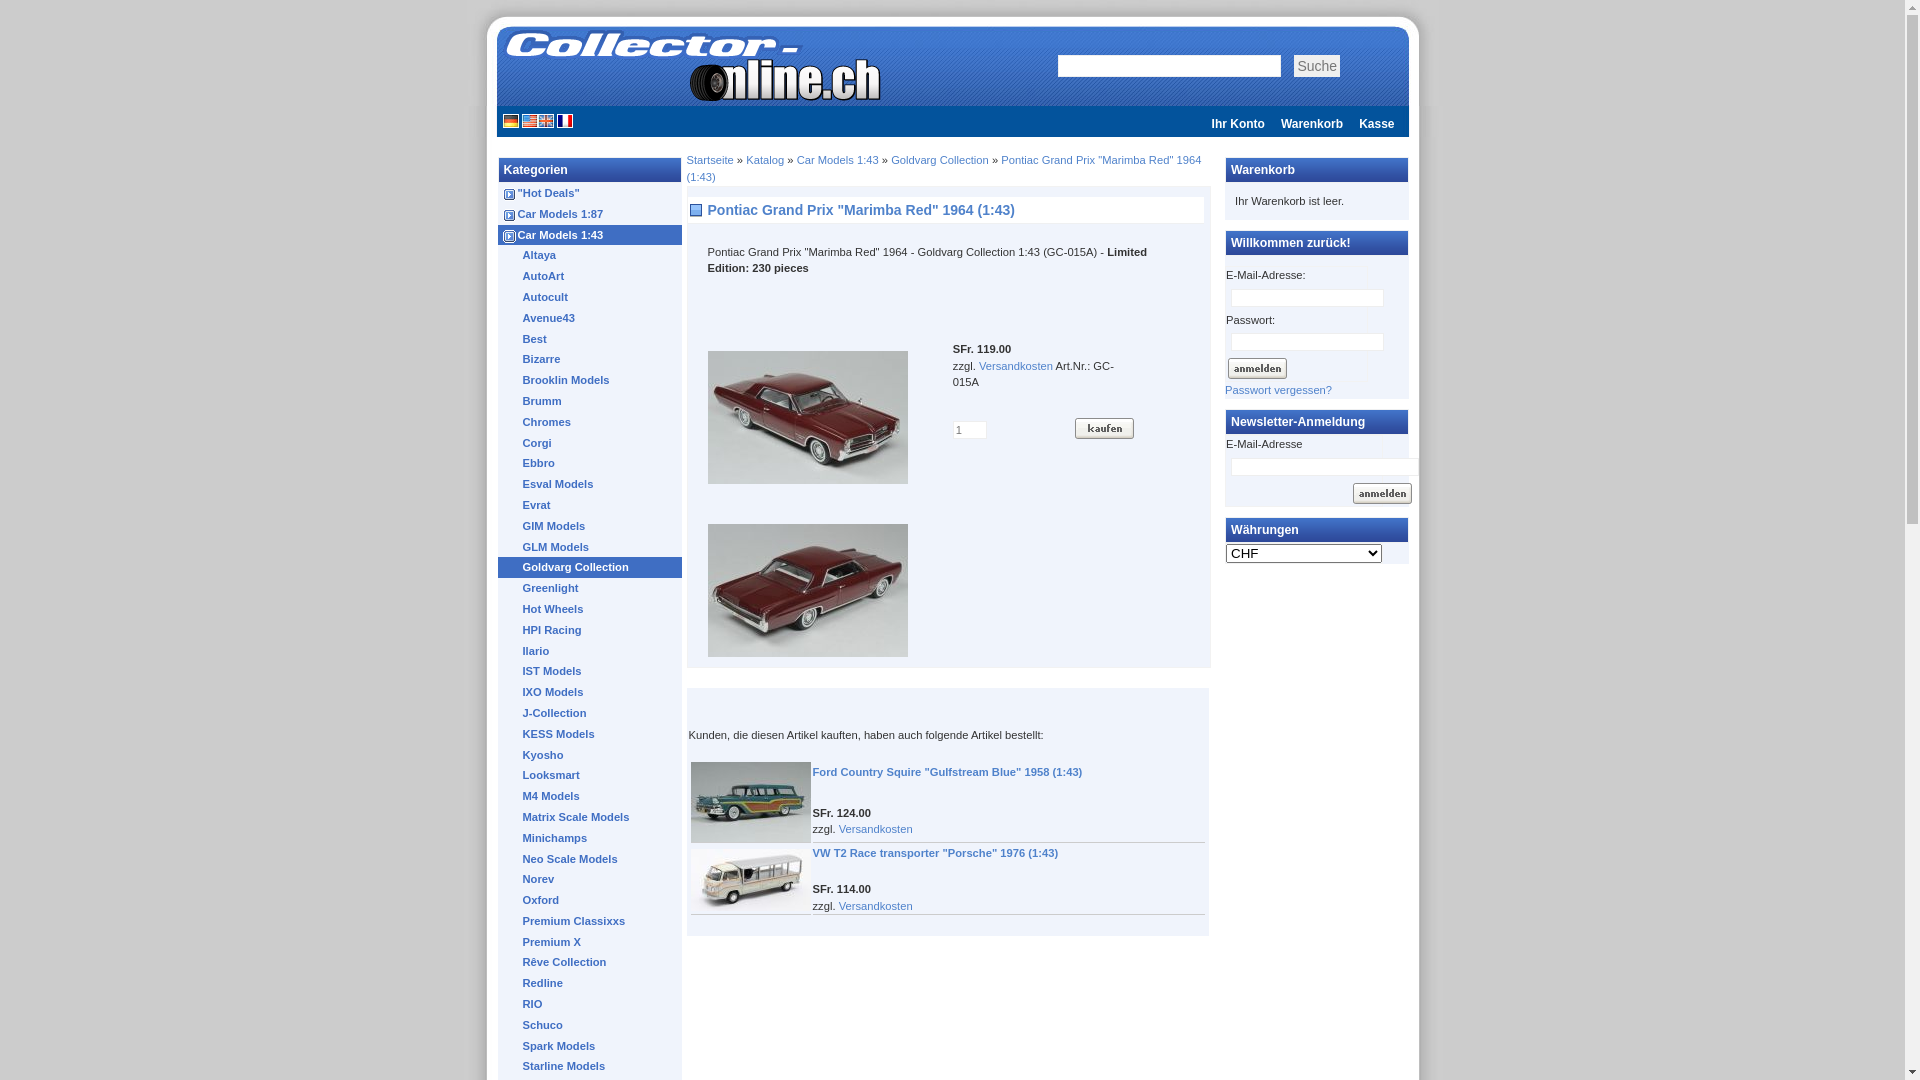 This screenshot has height=1080, width=1920. Describe the element at coordinates (594, 234) in the screenshot. I see `'Car Models 1:43'` at that location.